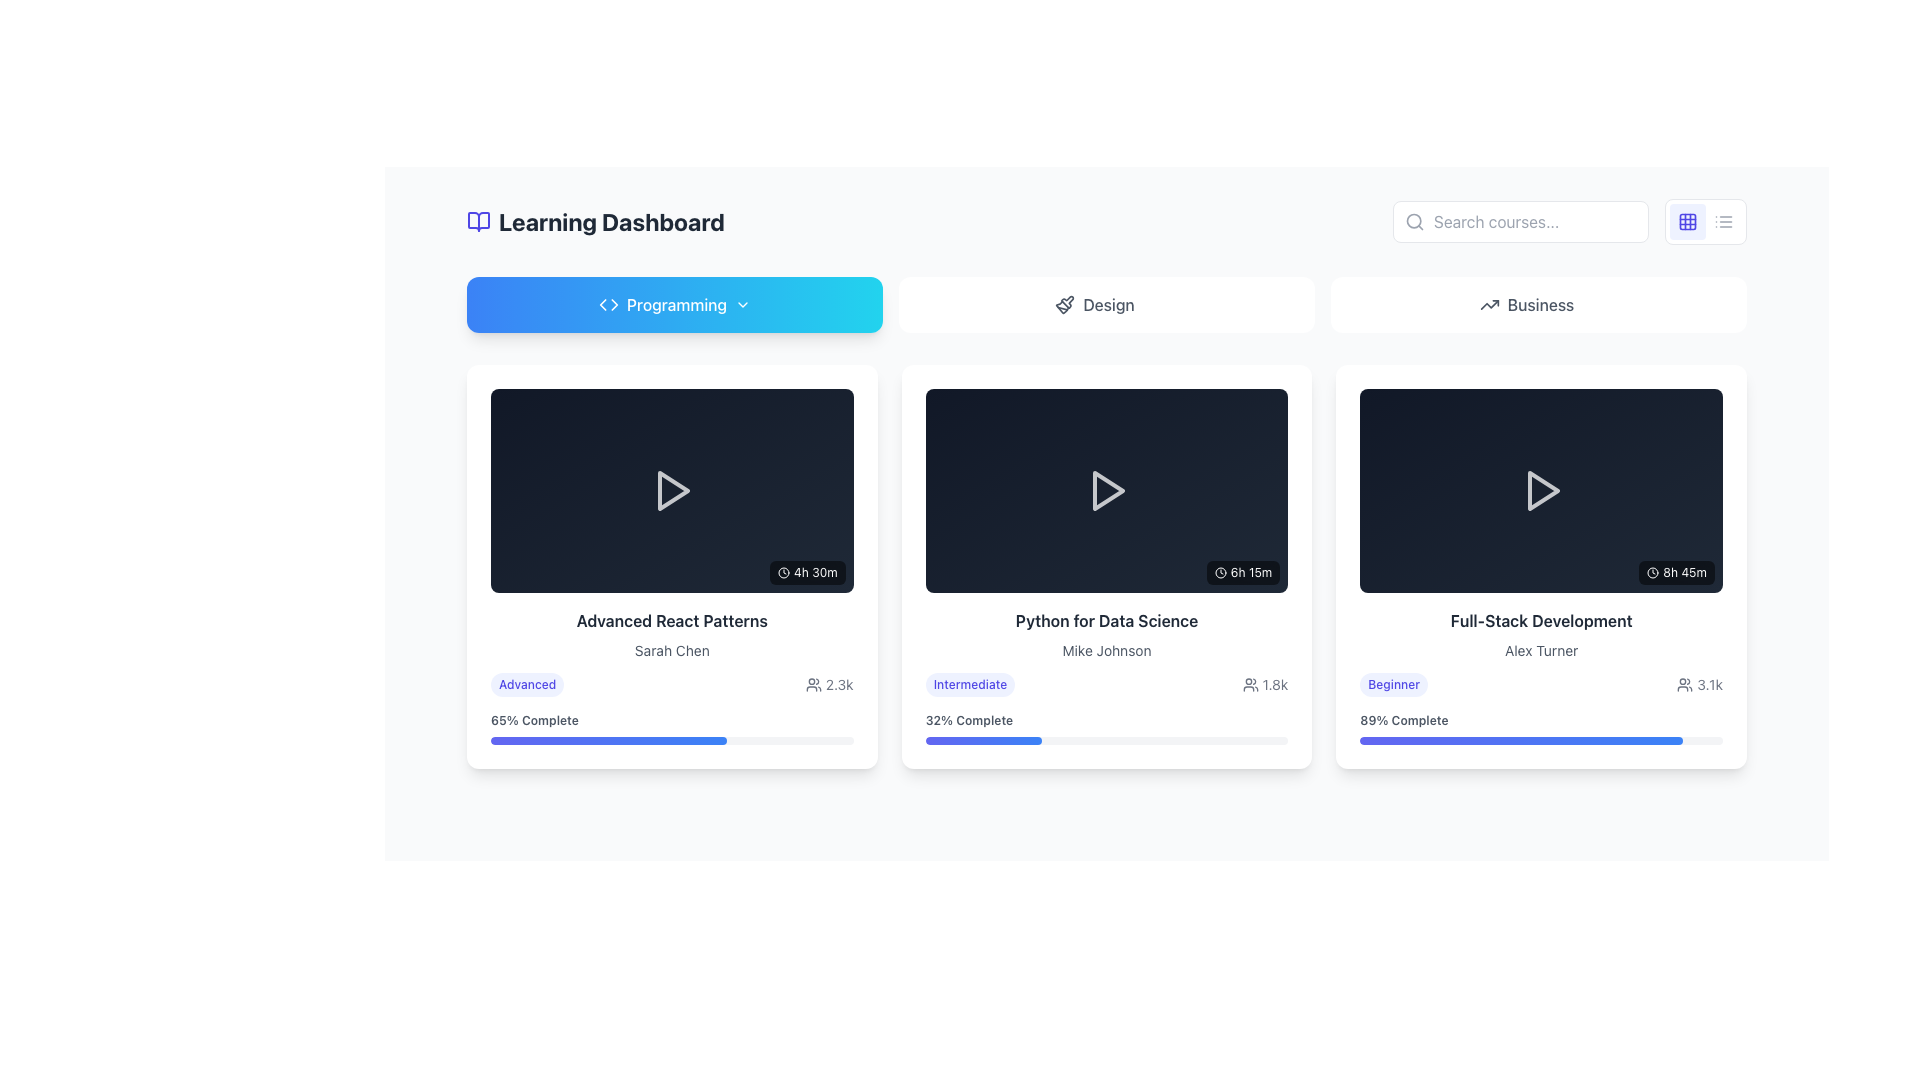 The image size is (1920, 1080). Describe the element at coordinates (478, 222) in the screenshot. I see `the blue-indigo book icon located to the left of the 'Learning Dashboard' text in the header section` at that location.